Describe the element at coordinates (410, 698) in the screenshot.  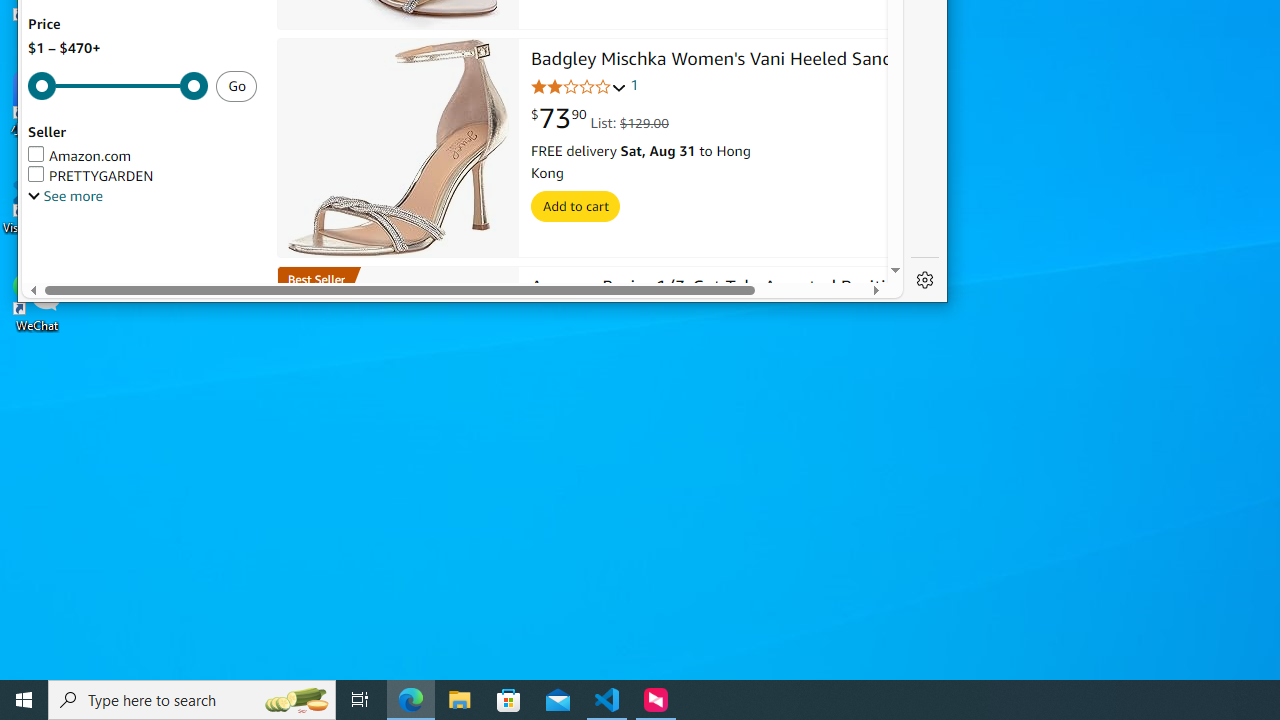
I see `'Microsoft Edge - 1 running window'` at that location.